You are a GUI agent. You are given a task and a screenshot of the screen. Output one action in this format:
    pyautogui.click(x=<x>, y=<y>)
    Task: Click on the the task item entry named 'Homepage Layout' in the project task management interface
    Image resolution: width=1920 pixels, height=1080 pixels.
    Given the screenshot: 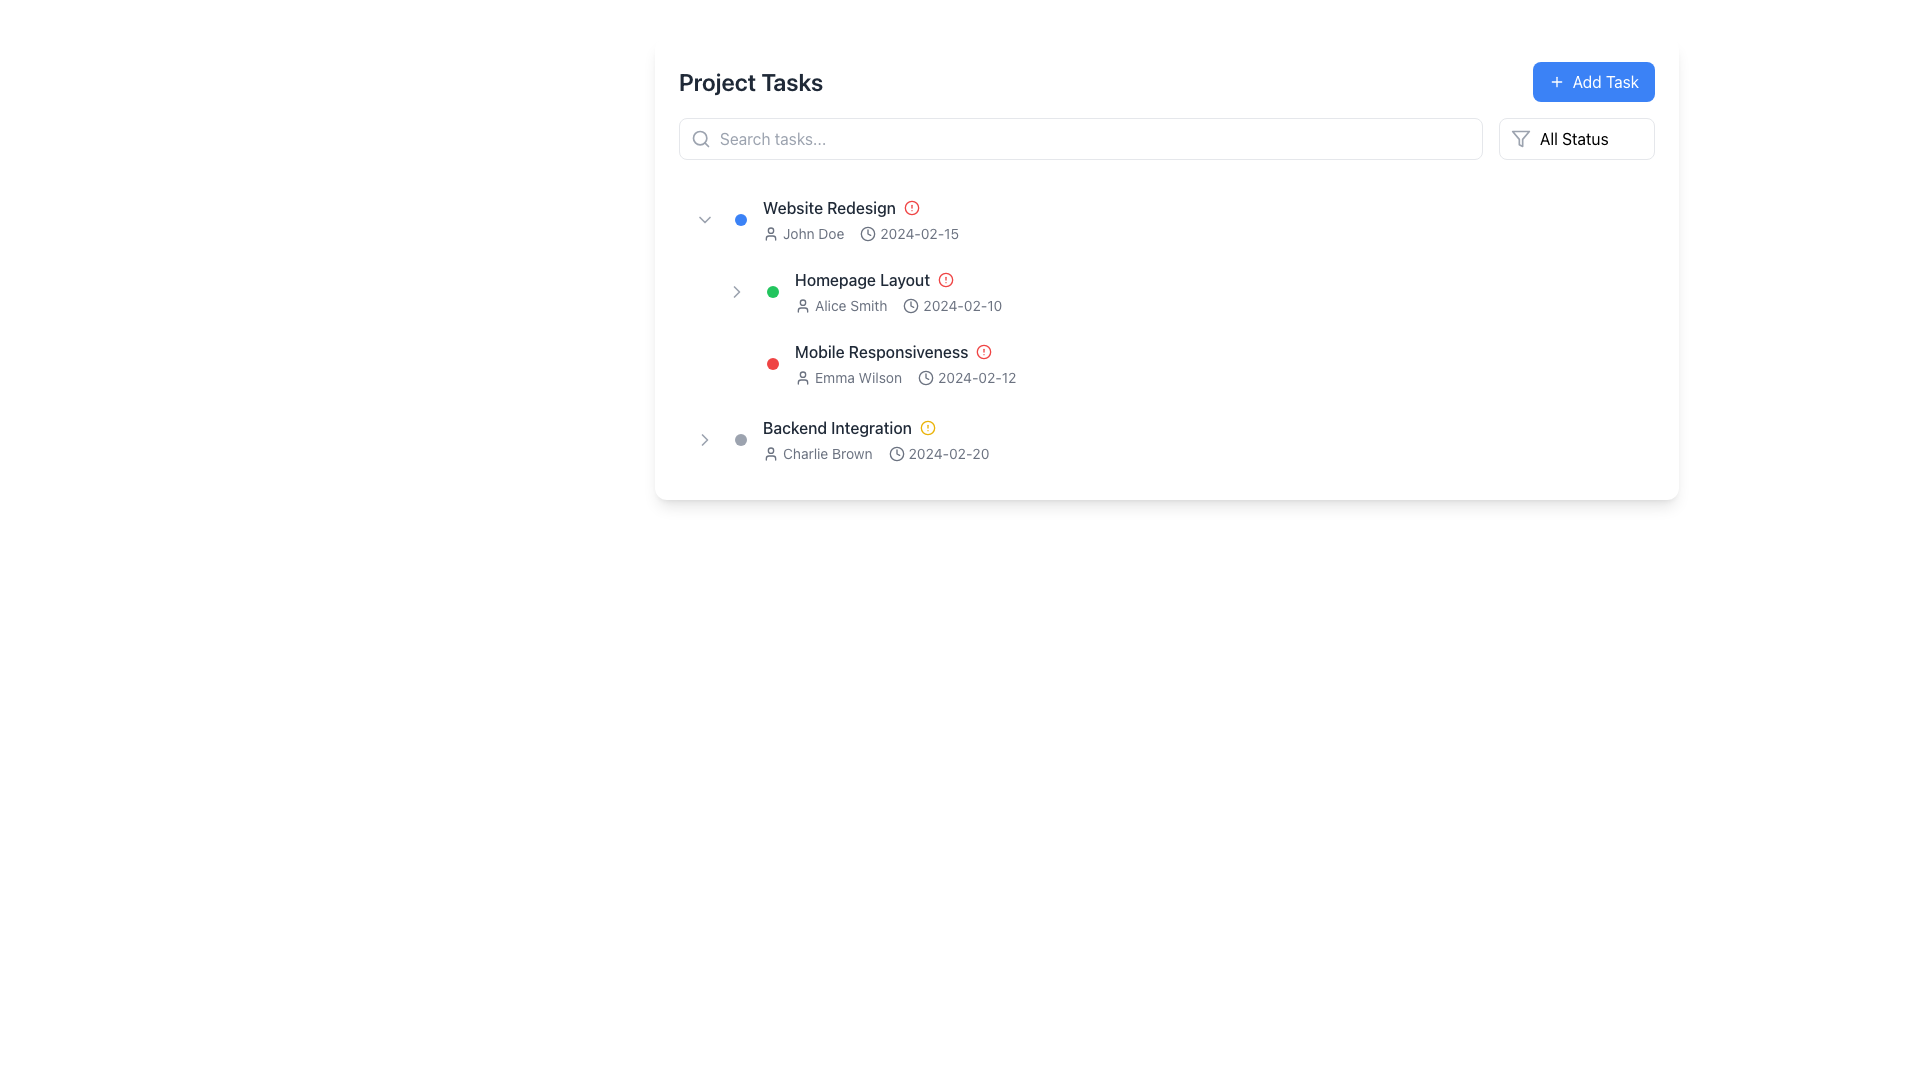 What is the action you would take?
    pyautogui.click(x=1182, y=292)
    